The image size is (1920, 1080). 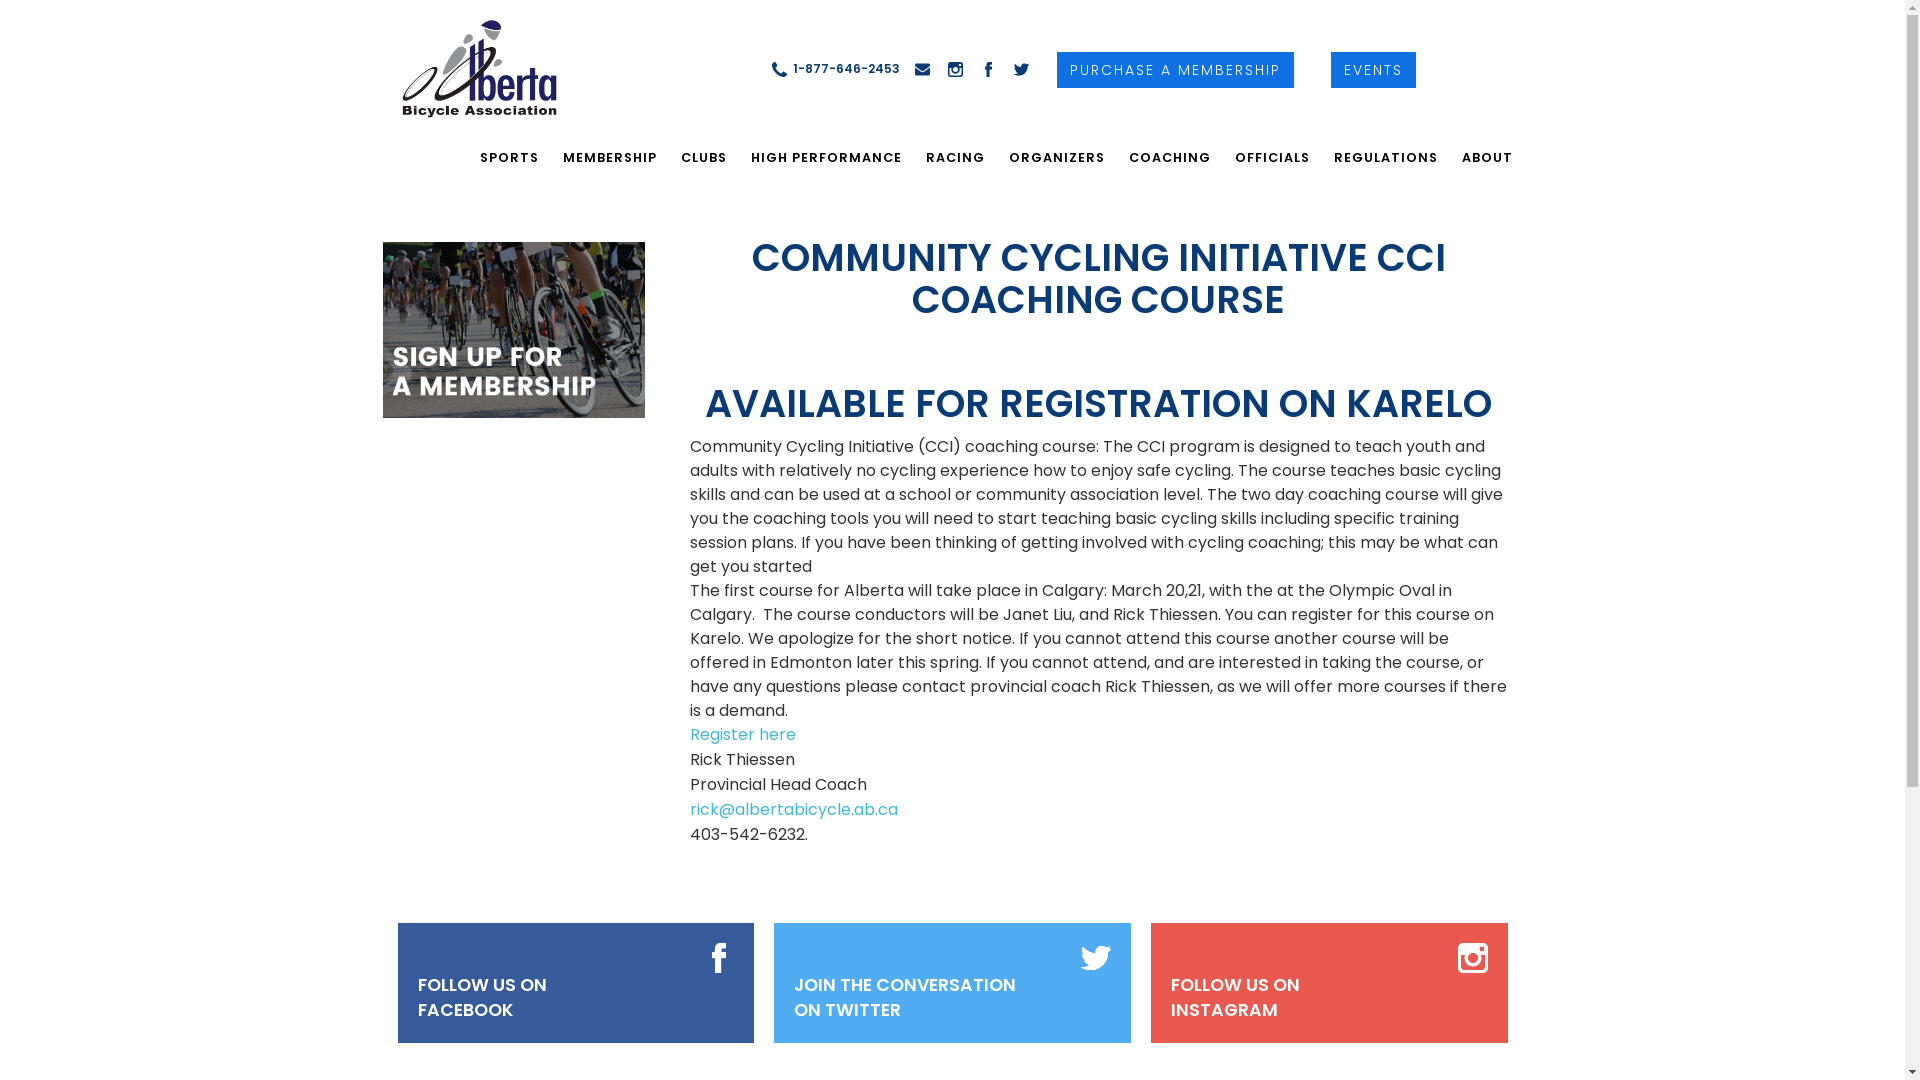 What do you see at coordinates (702, 157) in the screenshot?
I see `'CLUBS'` at bounding box center [702, 157].